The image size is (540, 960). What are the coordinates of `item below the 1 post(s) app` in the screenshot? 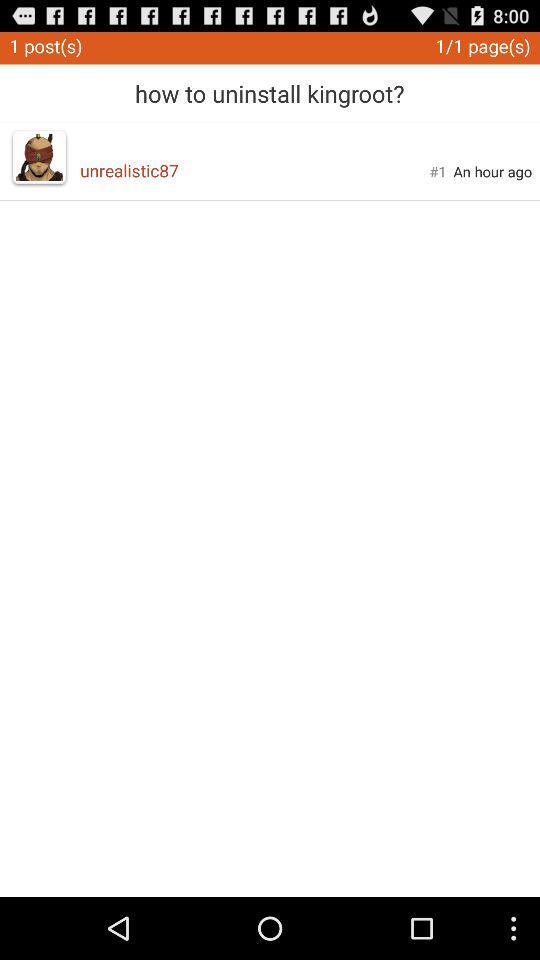 It's located at (39, 156).